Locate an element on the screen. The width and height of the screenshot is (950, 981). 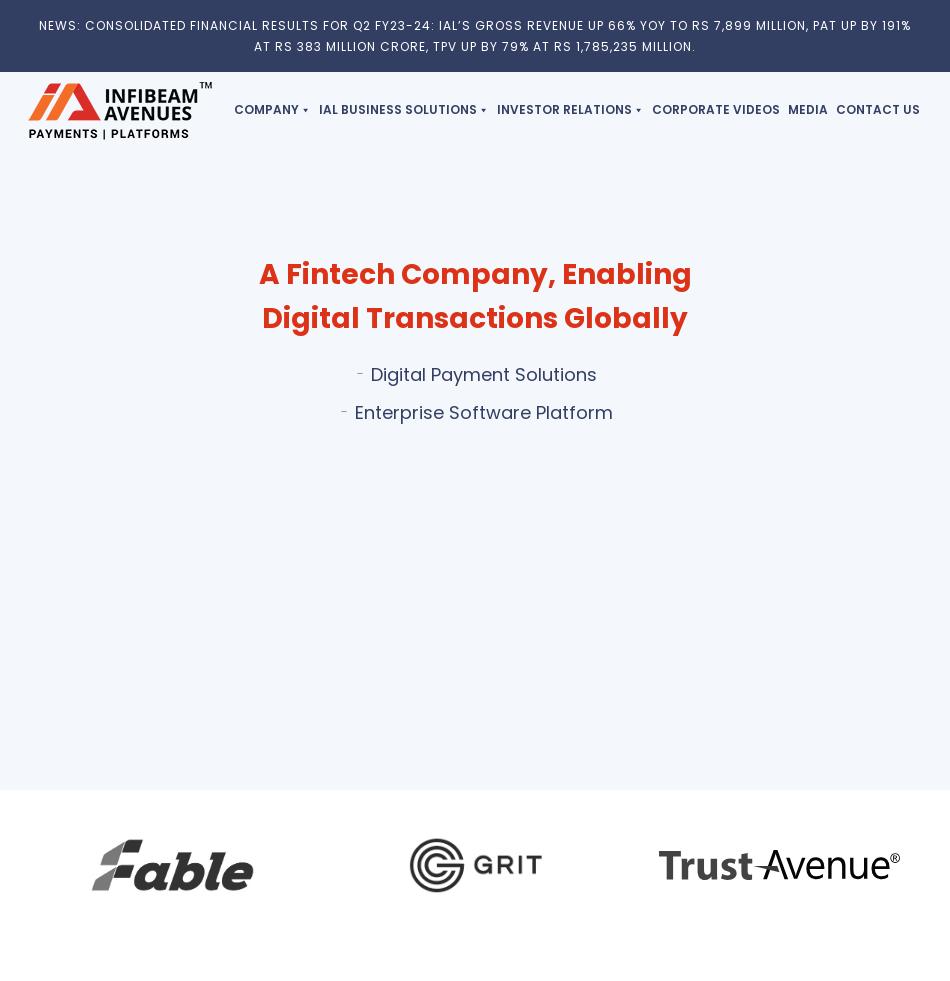
'Media' is located at coordinates (806, 108).